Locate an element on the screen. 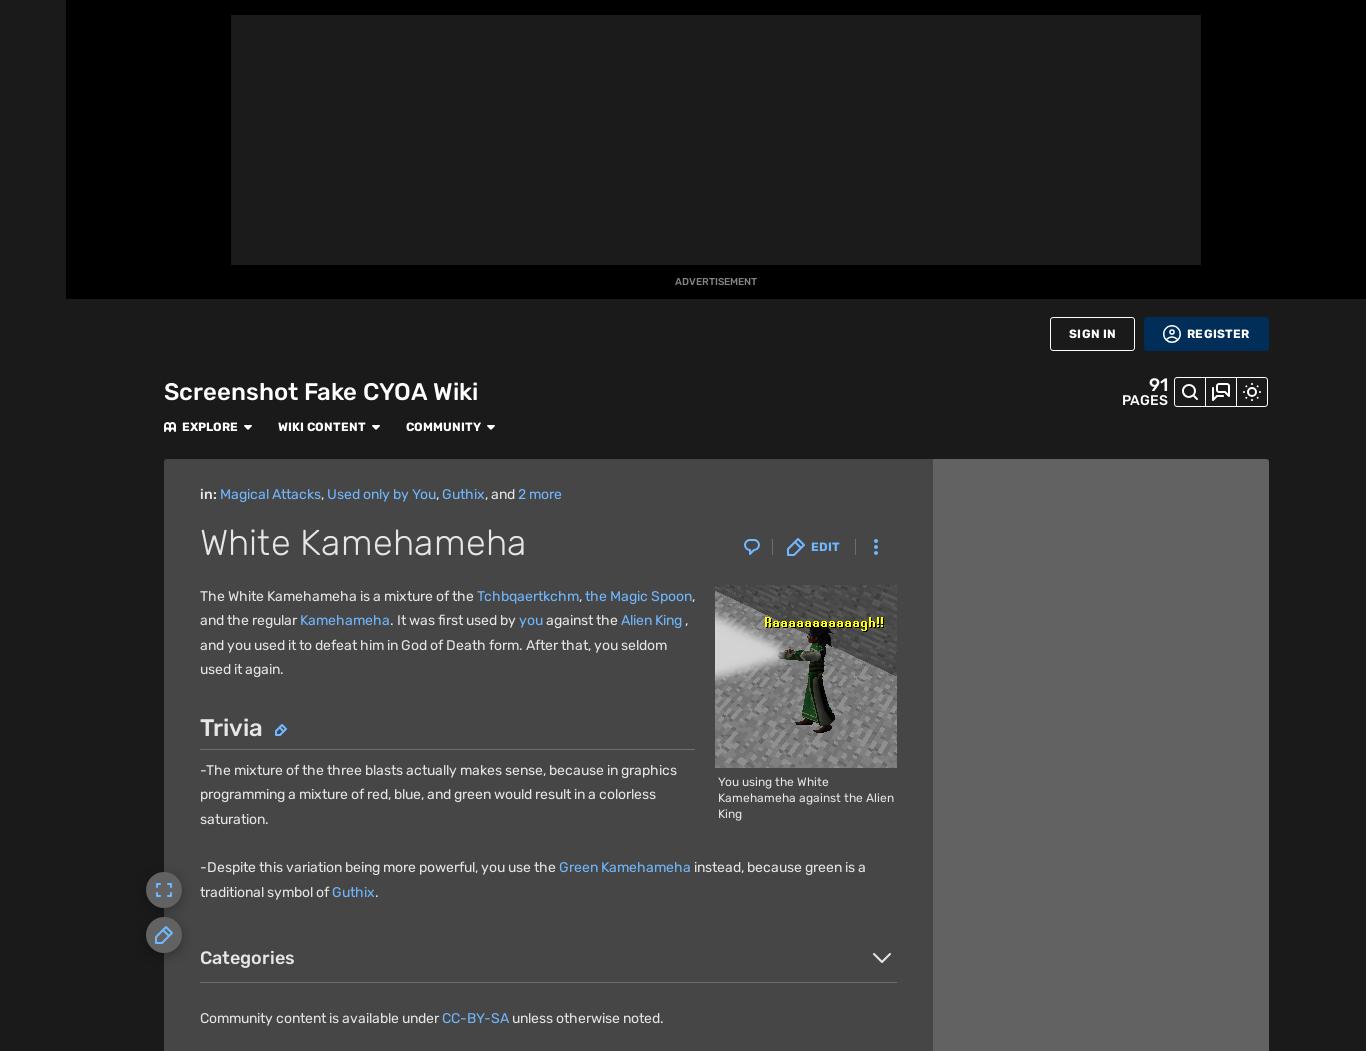 Image resolution: width=1366 pixels, height=1051 pixels. 'Do Not Sell or Share My Personal Information' is located at coordinates (726, 1009).